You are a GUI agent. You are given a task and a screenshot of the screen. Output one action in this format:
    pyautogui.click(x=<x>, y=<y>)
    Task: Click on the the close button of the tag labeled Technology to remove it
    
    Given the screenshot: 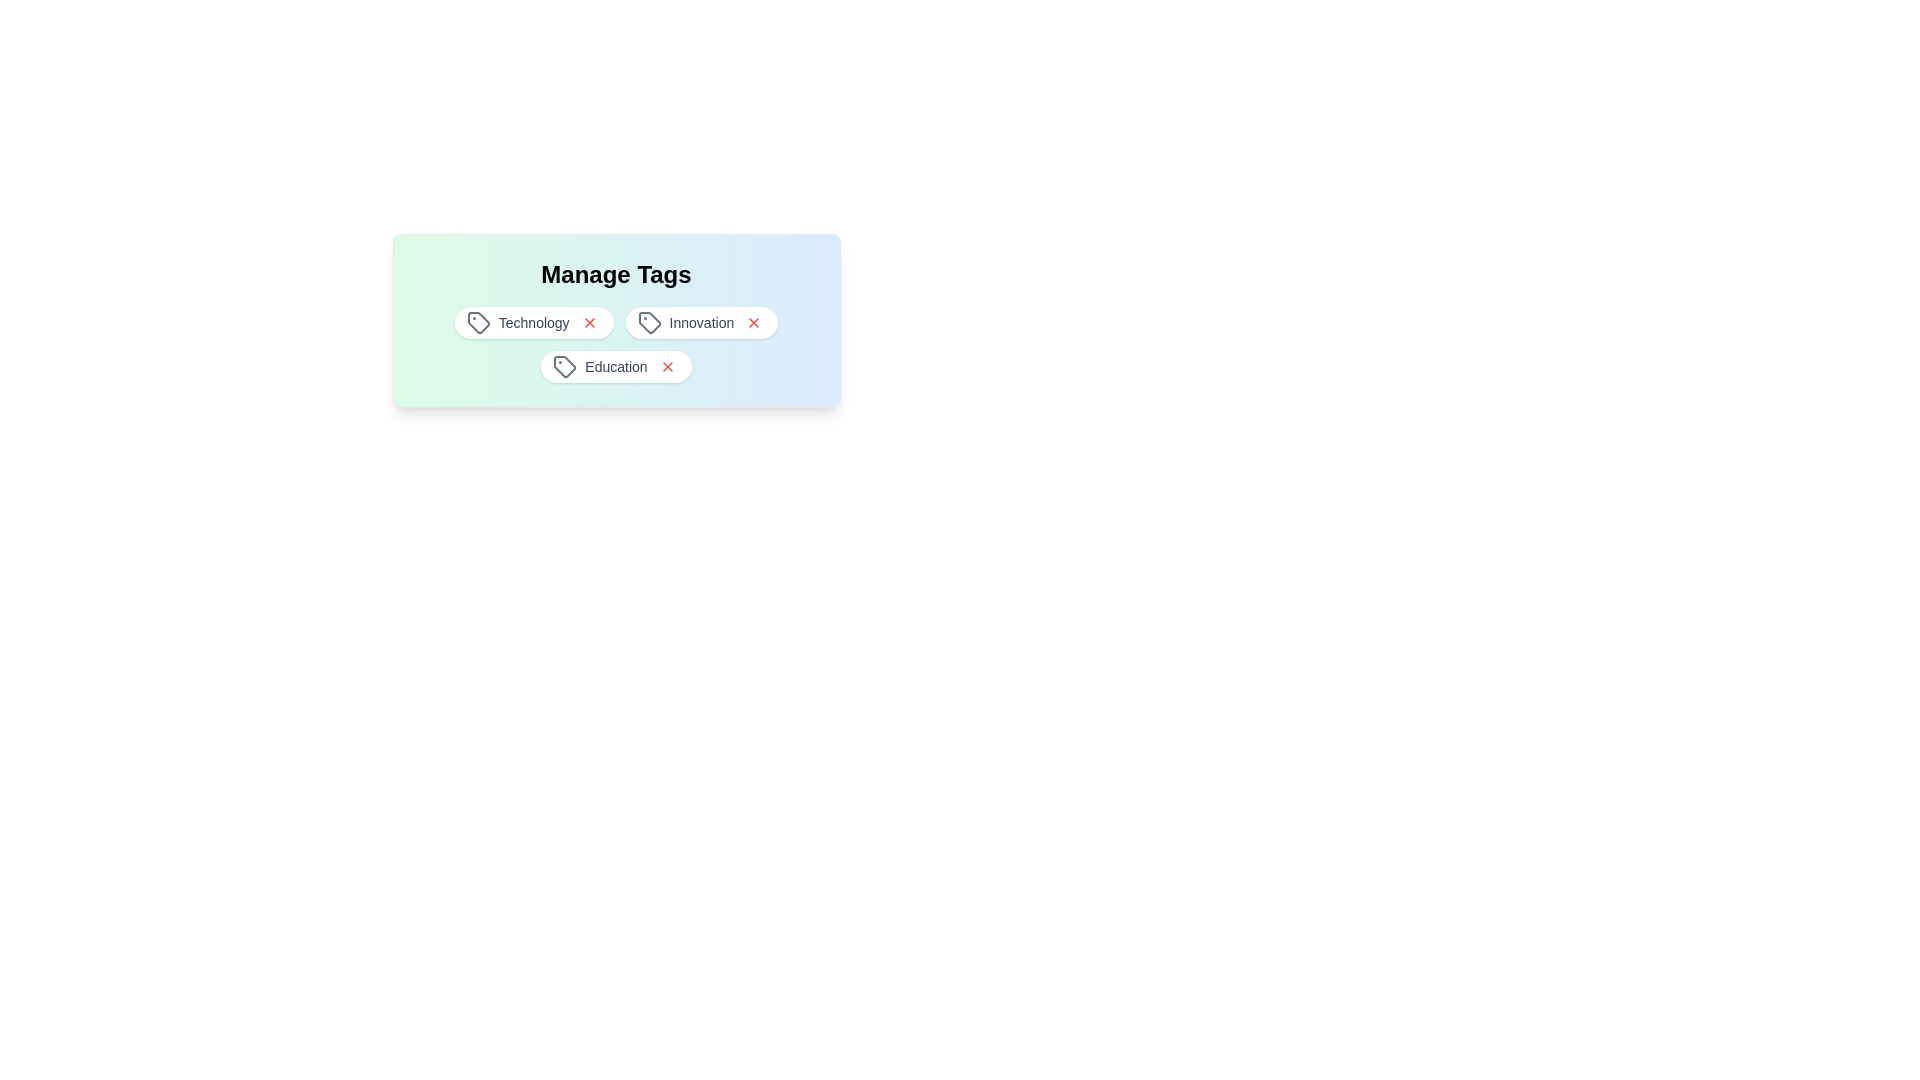 What is the action you would take?
    pyautogui.click(x=588, y=322)
    